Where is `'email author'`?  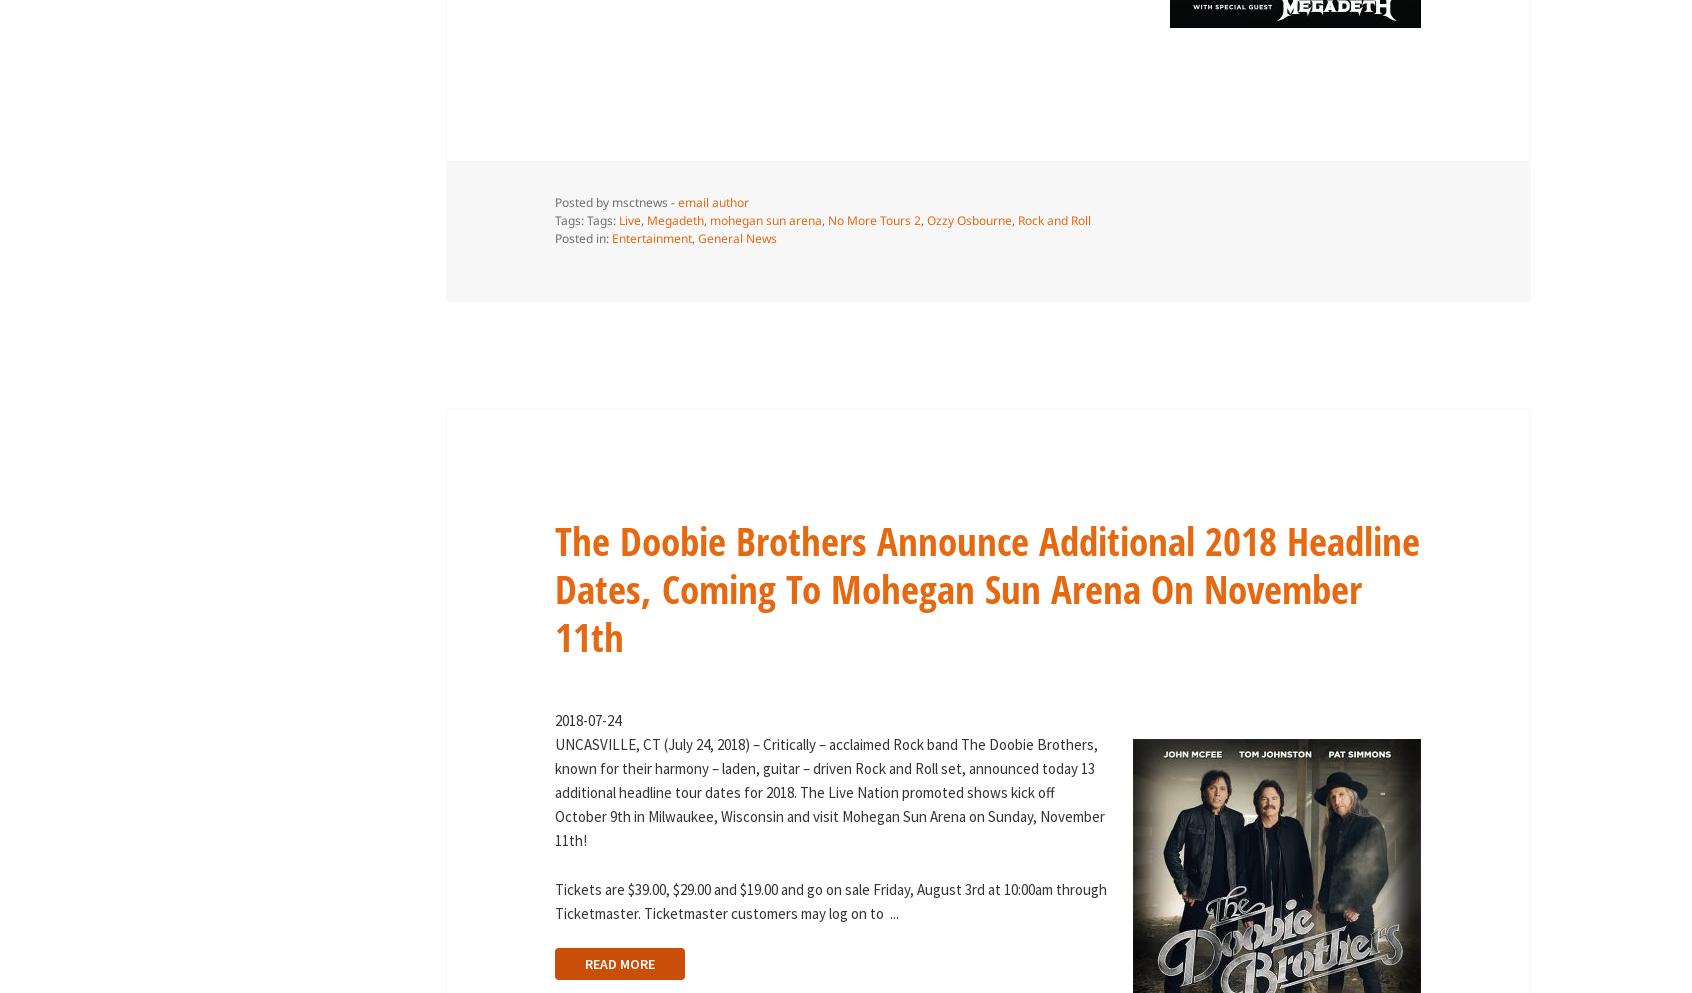 'email author' is located at coordinates (711, 201).